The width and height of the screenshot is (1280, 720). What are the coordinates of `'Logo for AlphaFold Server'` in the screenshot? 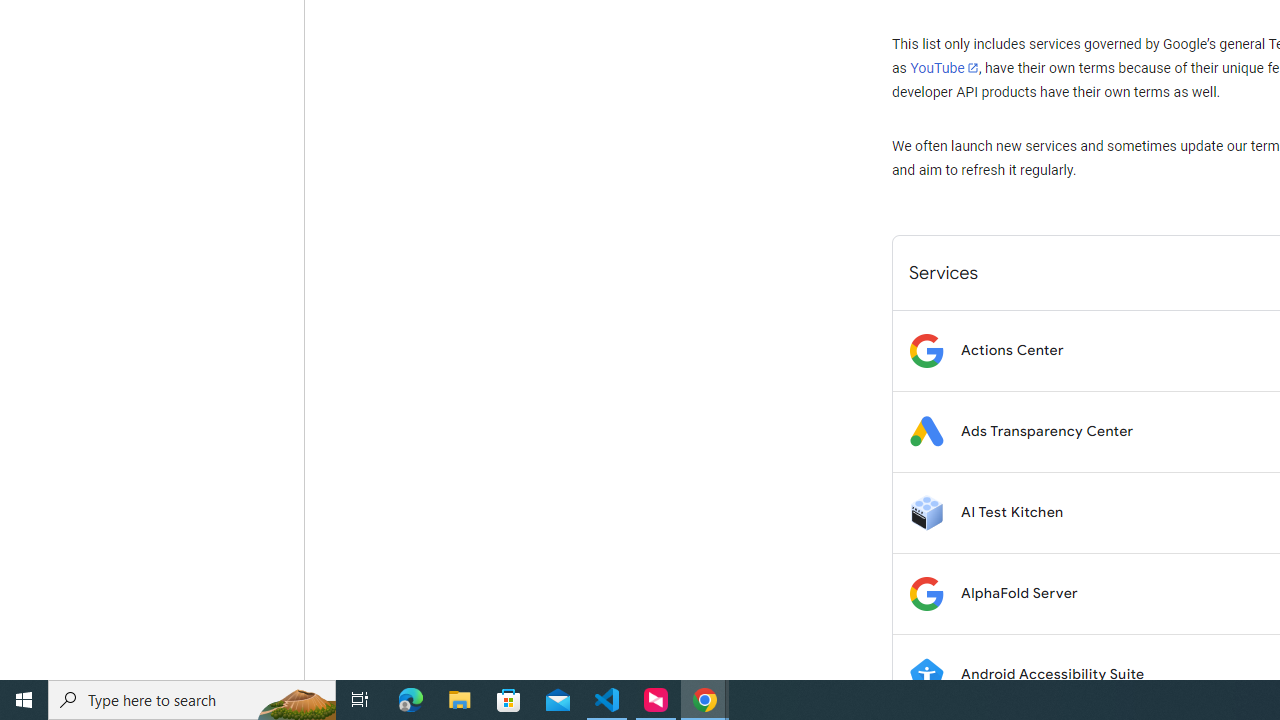 It's located at (925, 592).